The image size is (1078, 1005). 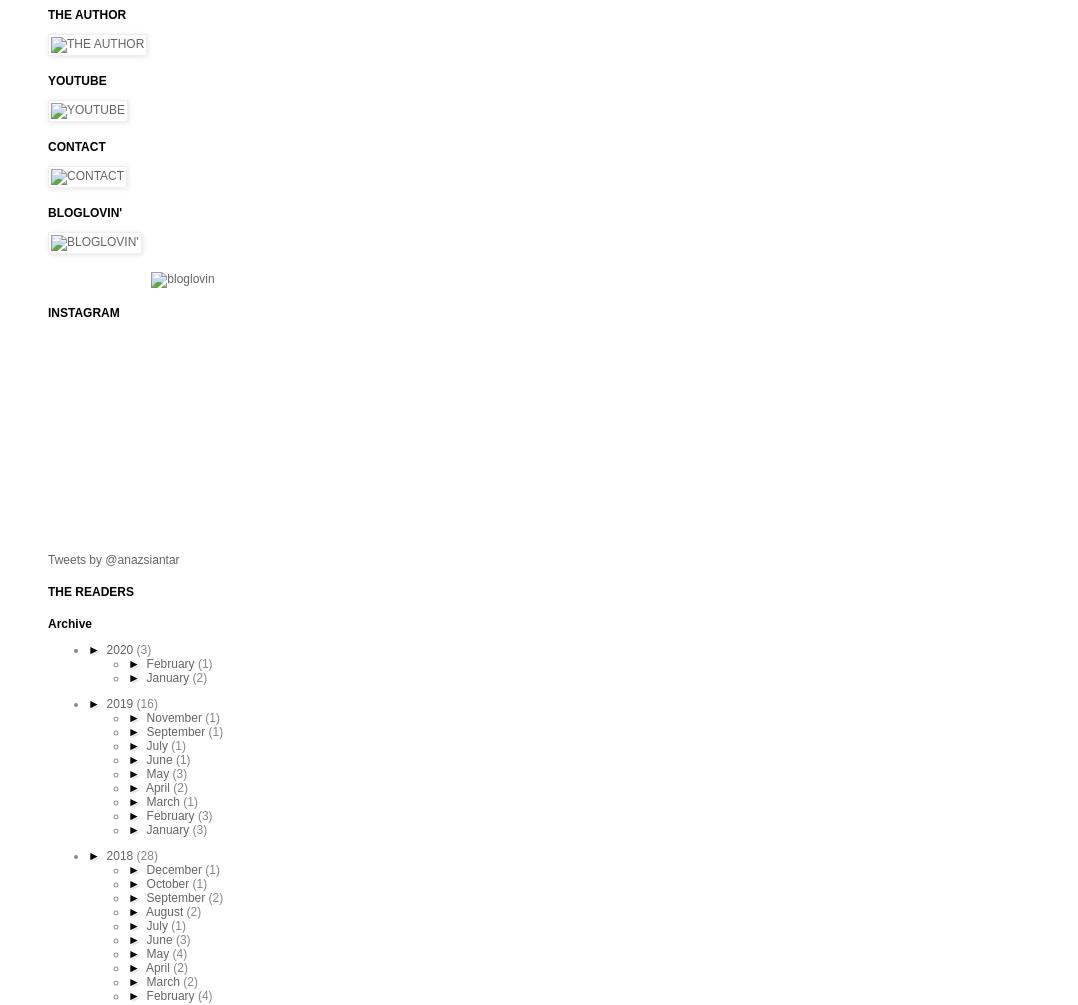 I want to click on 'CONTACT', so click(x=47, y=146).